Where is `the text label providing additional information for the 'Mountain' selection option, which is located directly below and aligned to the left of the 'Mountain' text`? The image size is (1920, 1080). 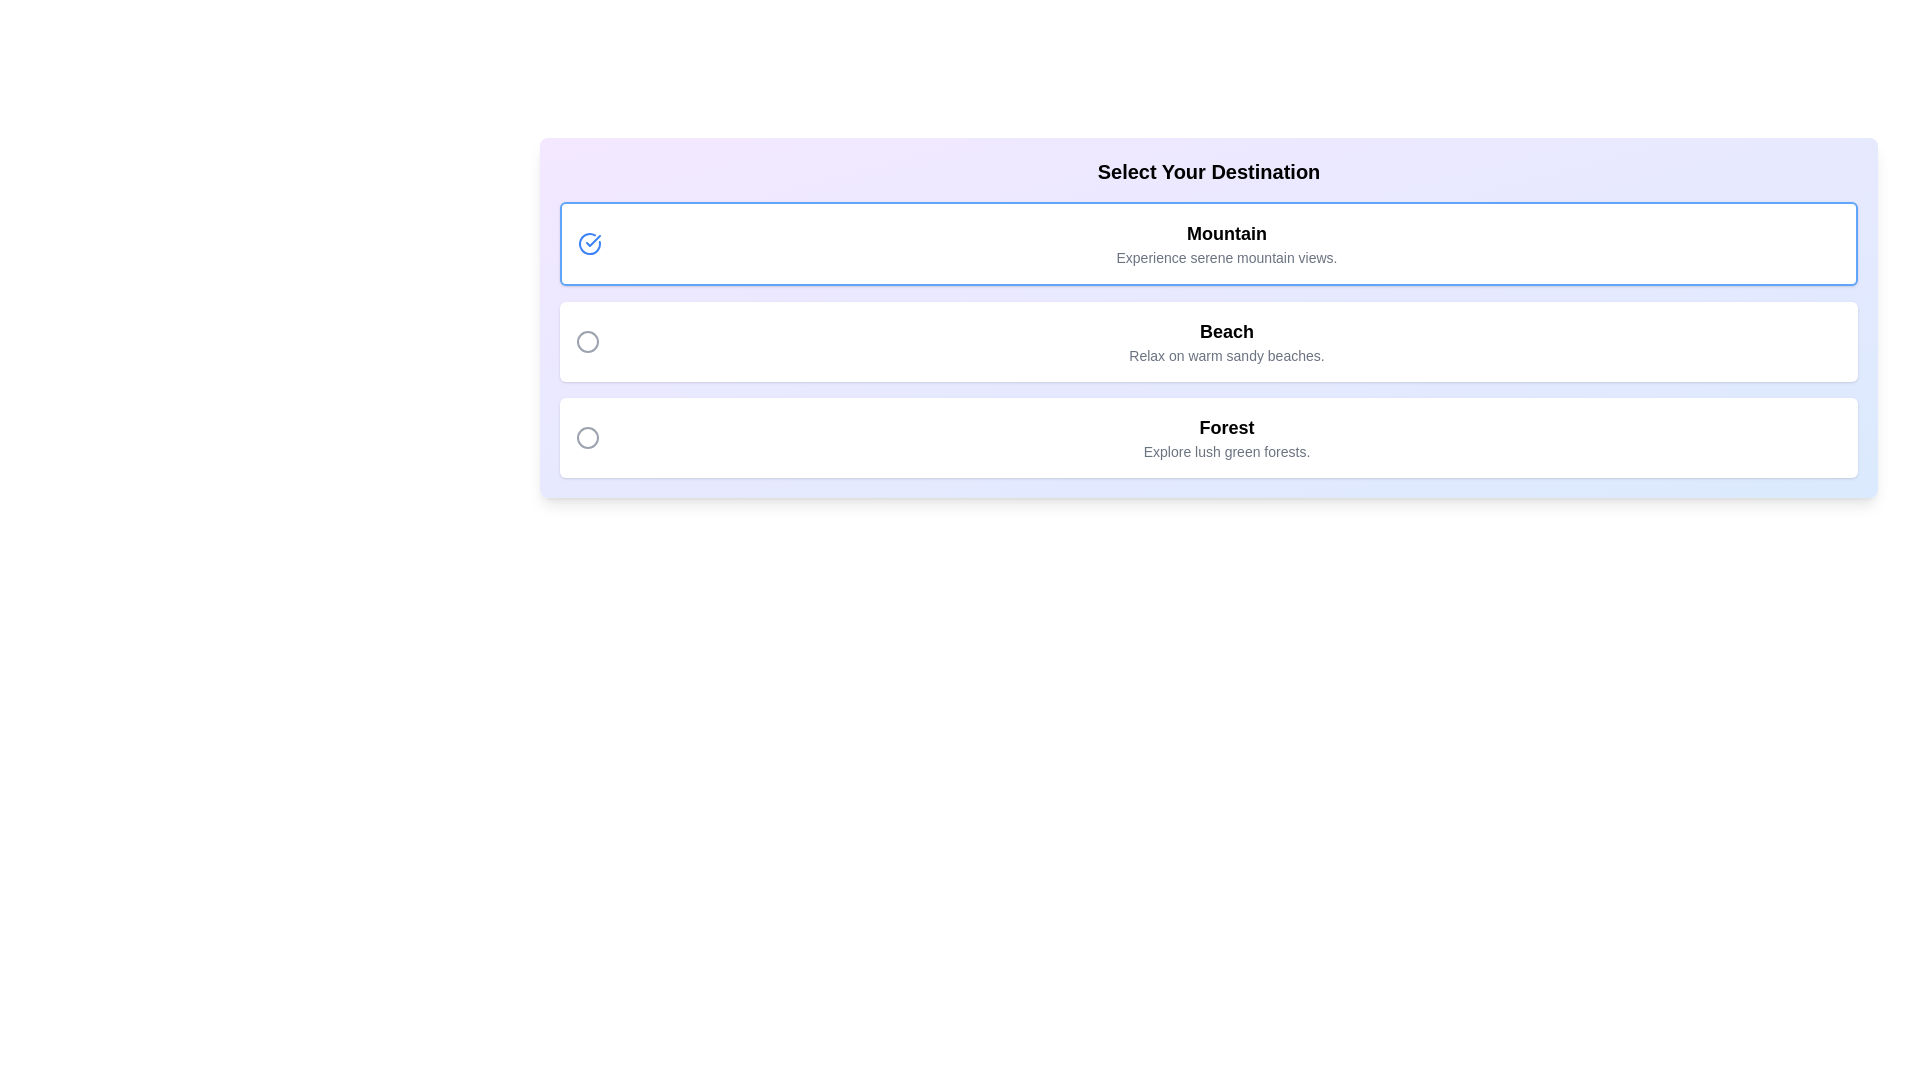 the text label providing additional information for the 'Mountain' selection option, which is located directly below and aligned to the left of the 'Mountain' text is located at coordinates (1226, 257).